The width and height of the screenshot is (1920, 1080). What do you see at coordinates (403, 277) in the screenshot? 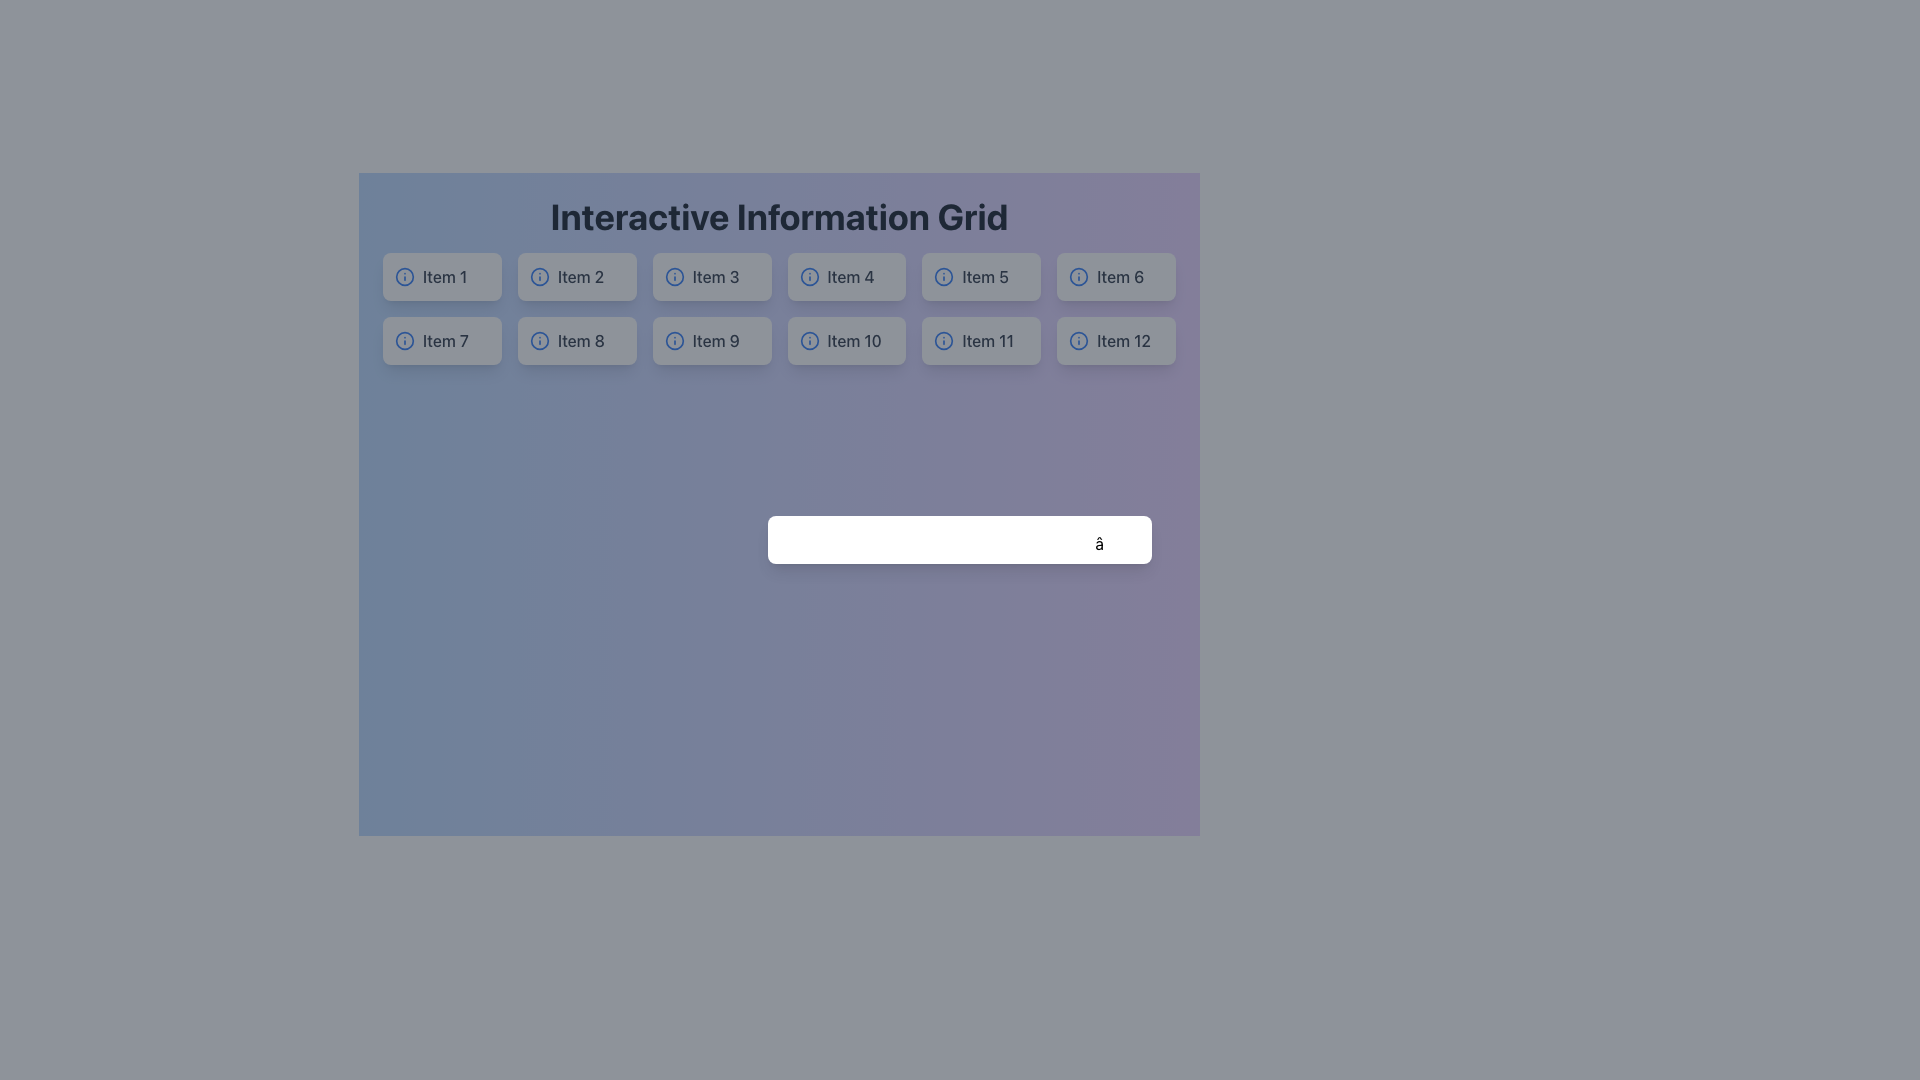
I see `the informational icon` at bounding box center [403, 277].